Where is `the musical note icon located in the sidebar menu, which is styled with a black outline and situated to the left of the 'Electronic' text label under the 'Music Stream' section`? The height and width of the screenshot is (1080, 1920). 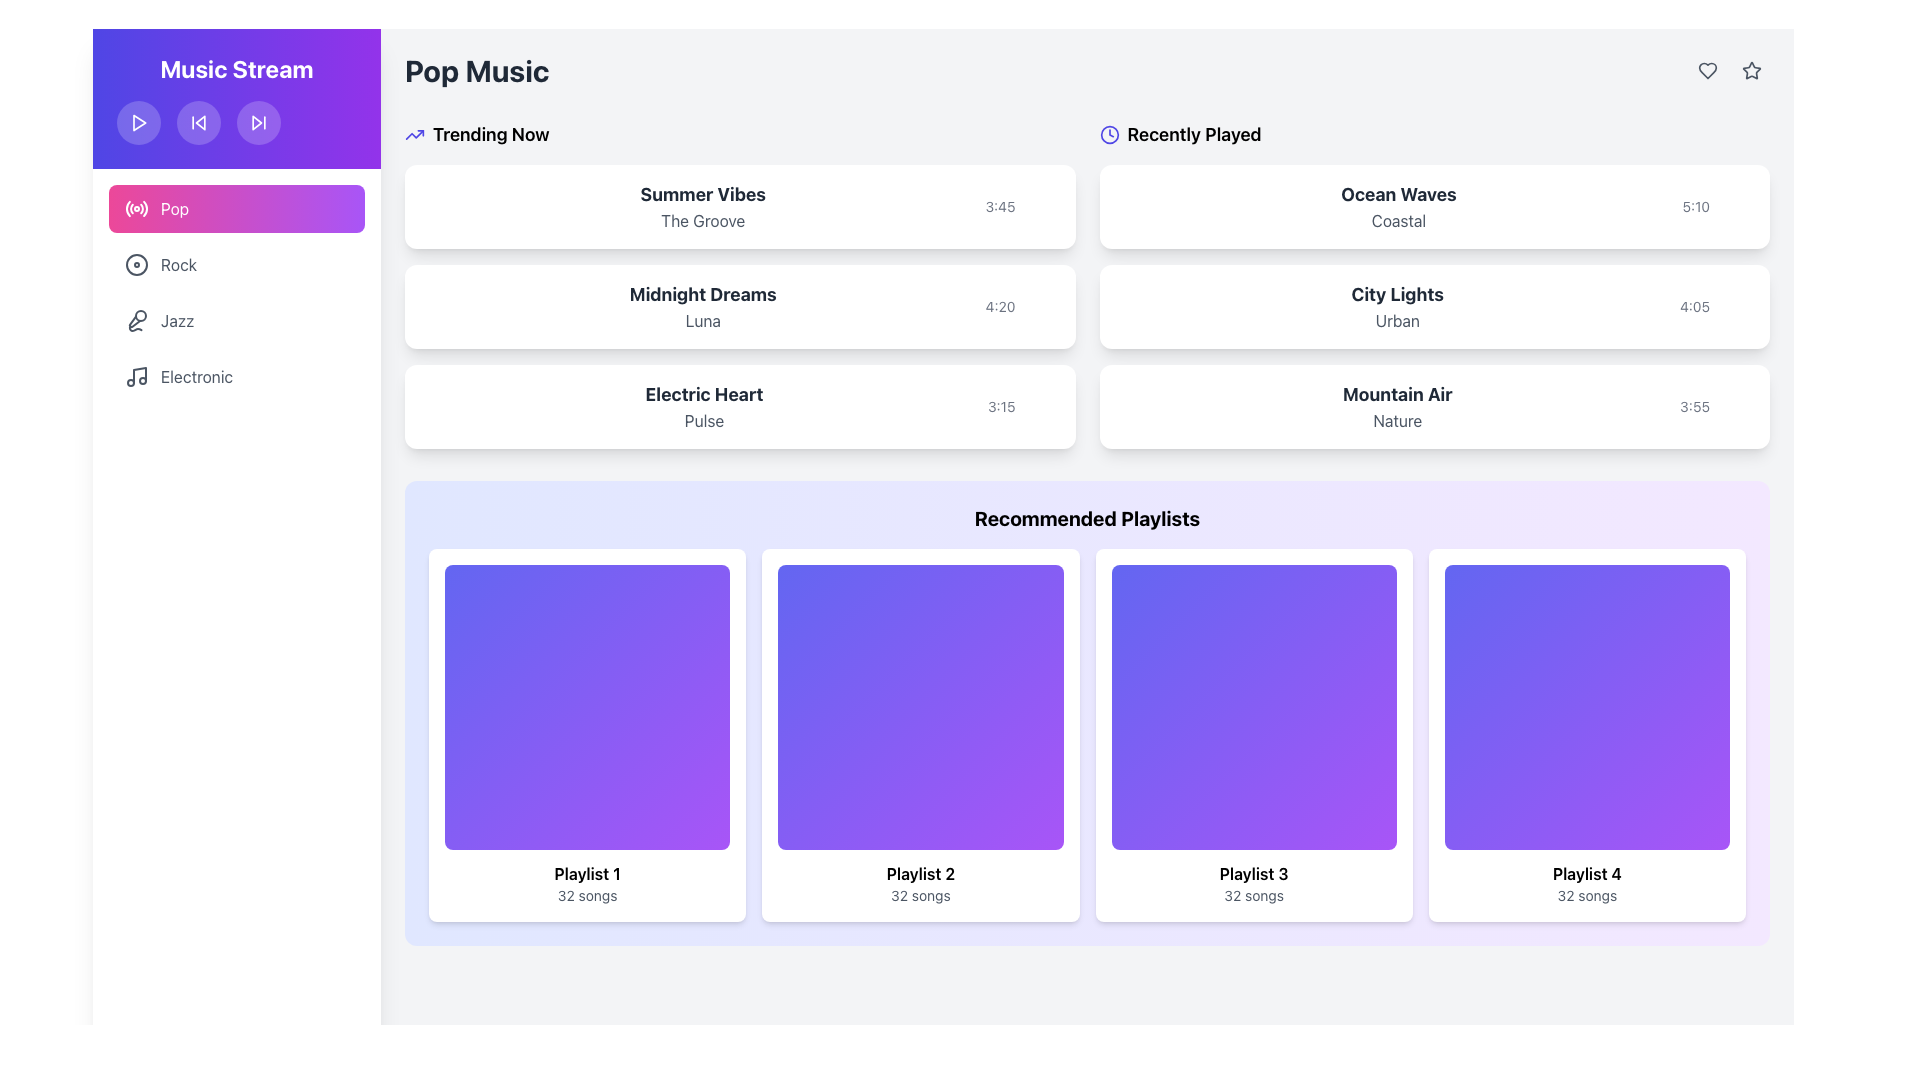
the musical note icon located in the sidebar menu, which is styled with a black outline and situated to the left of the 'Electronic' text label under the 'Music Stream' section is located at coordinates (136, 377).